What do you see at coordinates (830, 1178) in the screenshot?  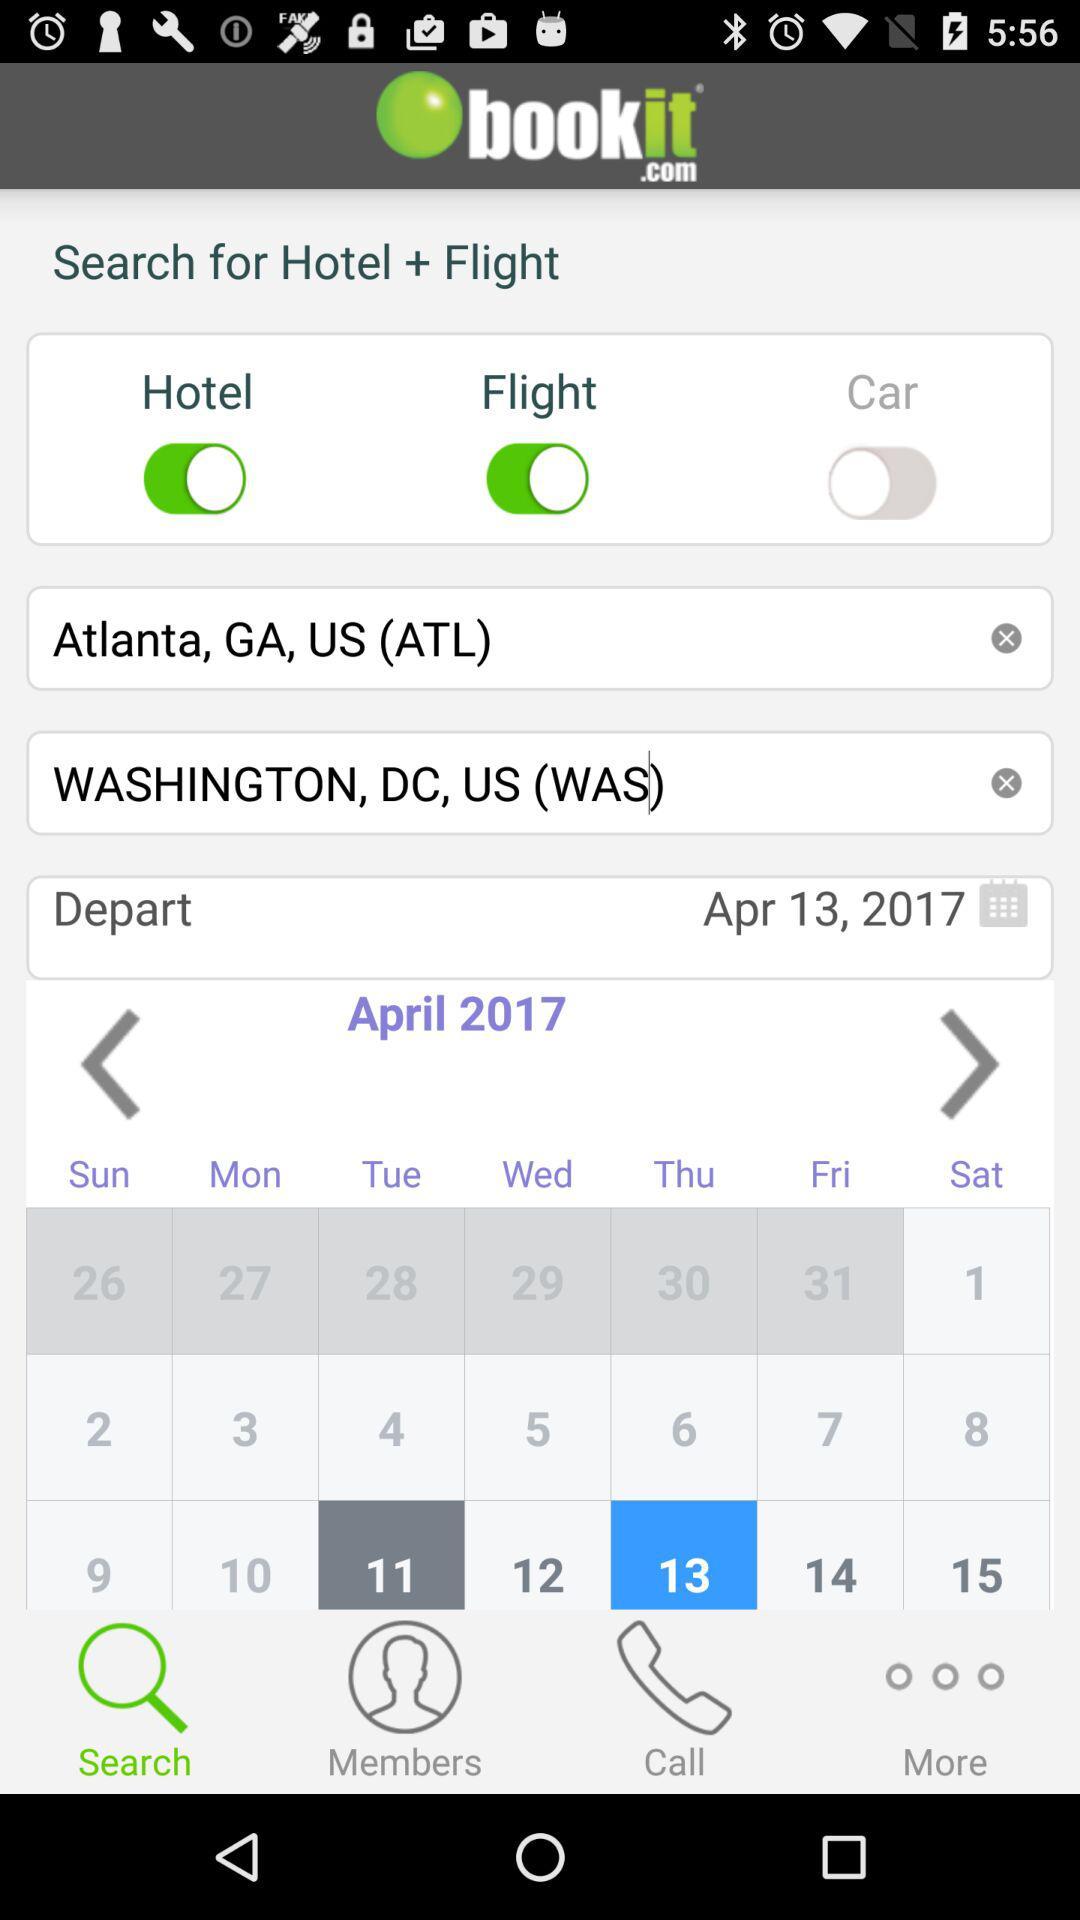 I see `the item above the 30 icon` at bounding box center [830, 1178].